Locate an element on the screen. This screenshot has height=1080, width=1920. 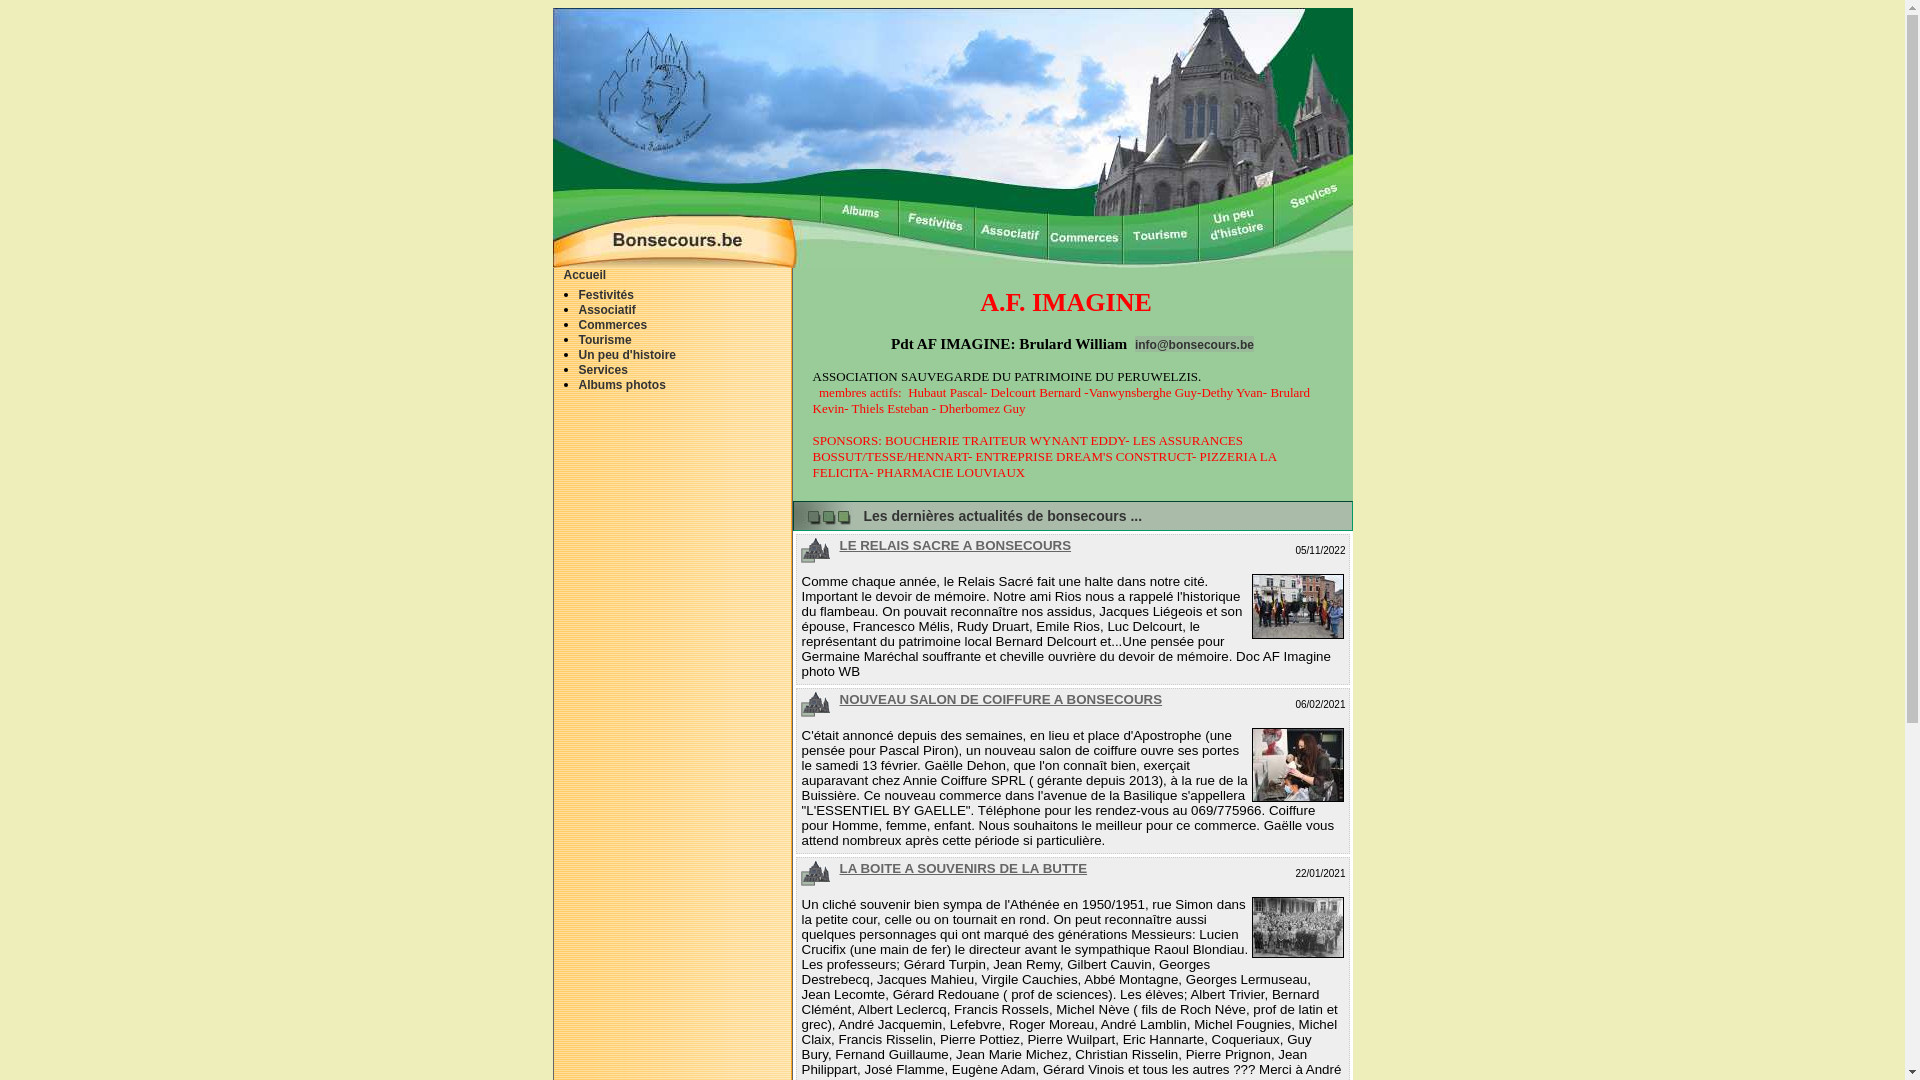
'Un peu d'histoire' is located at coordinates (626, 353).